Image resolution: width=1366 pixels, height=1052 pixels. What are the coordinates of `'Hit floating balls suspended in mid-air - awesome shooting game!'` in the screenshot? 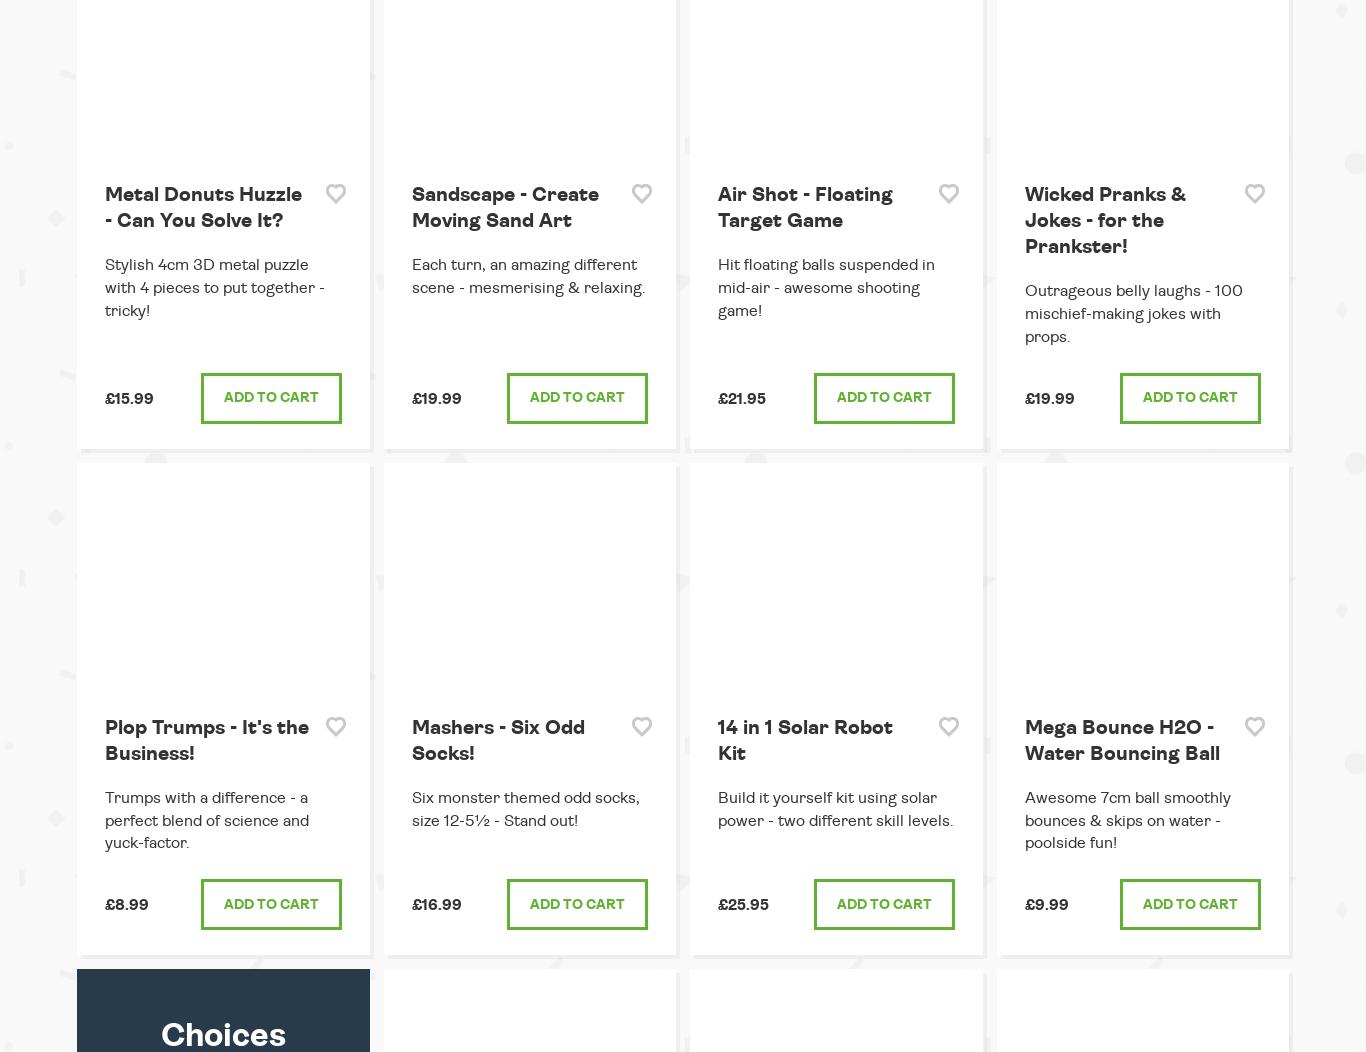 It's located at (825, 288).